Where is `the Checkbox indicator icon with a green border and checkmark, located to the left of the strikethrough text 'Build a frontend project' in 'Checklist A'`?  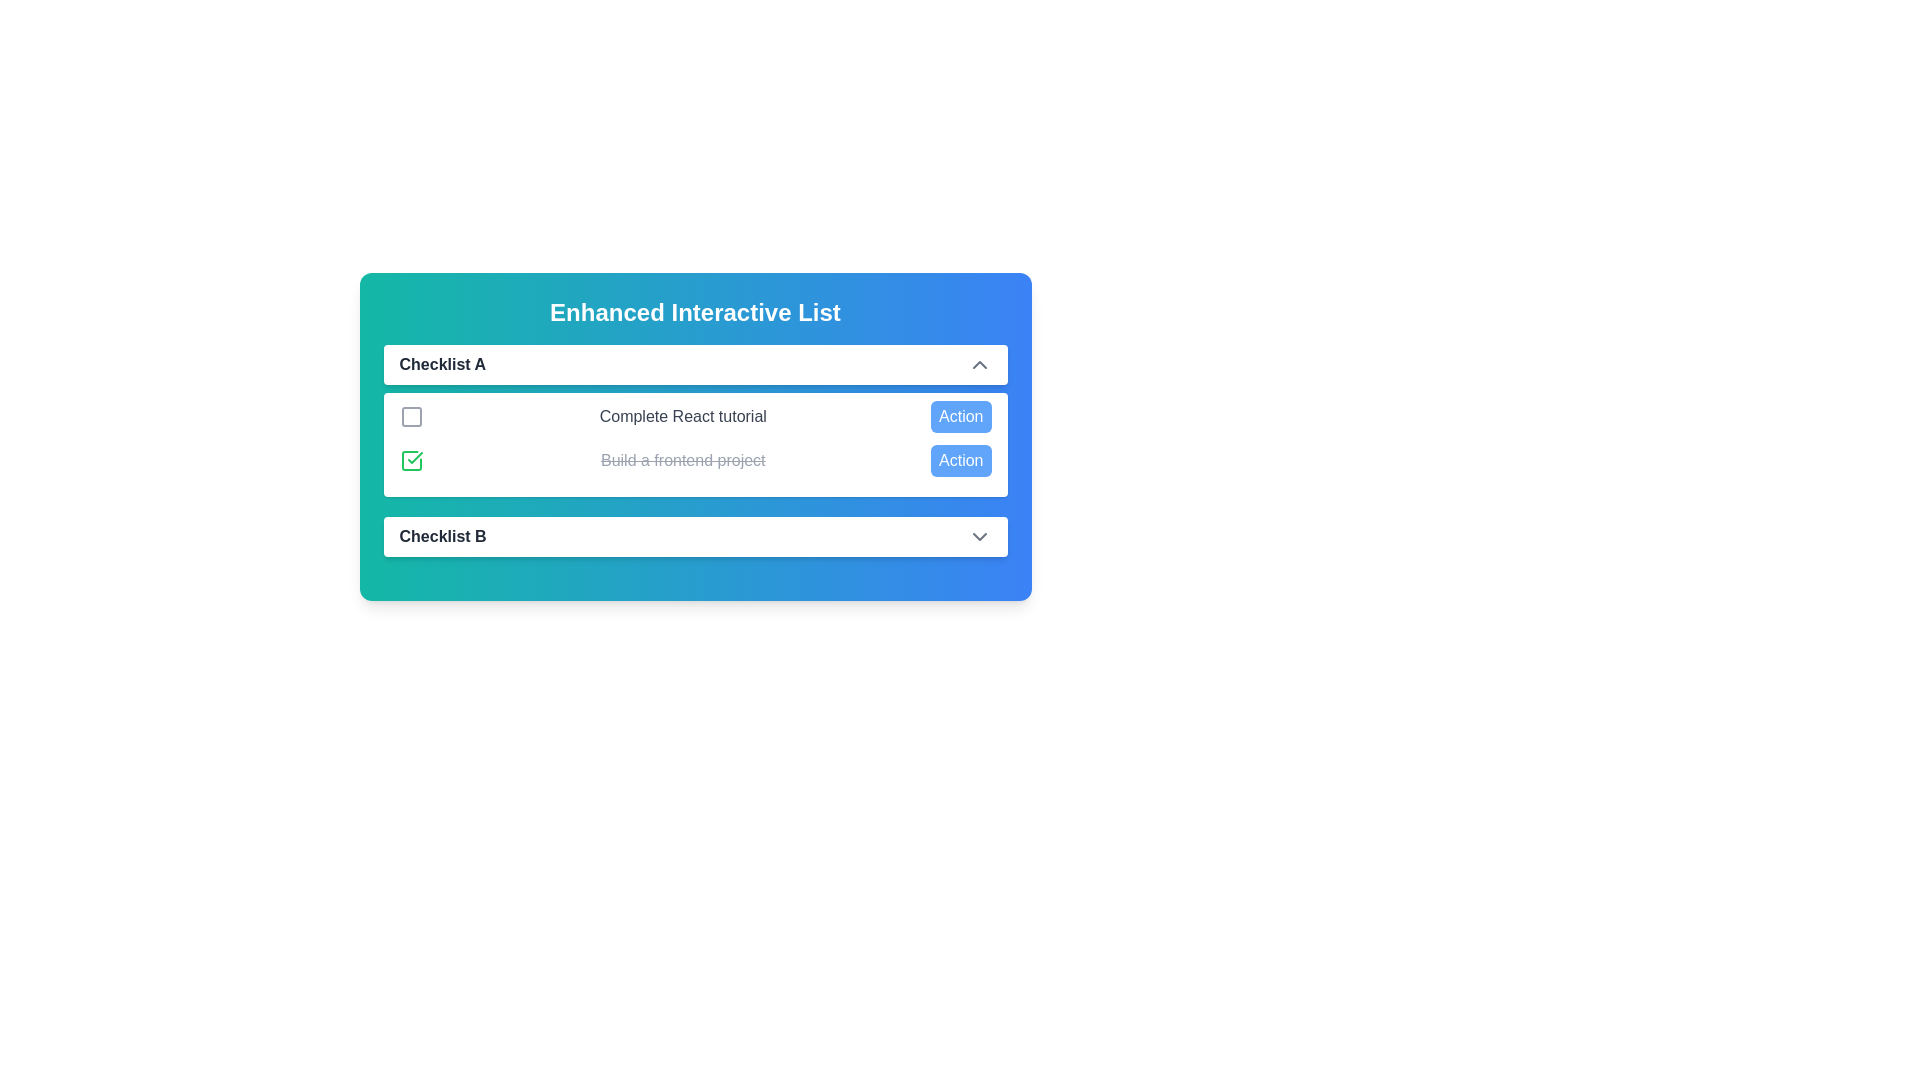
the Checkbox indicator icon with a green border and checkmark, located to the left of the strikethrough text 'Build a frontend project' in 'Checklist A' is located at coordinates (410, 461).